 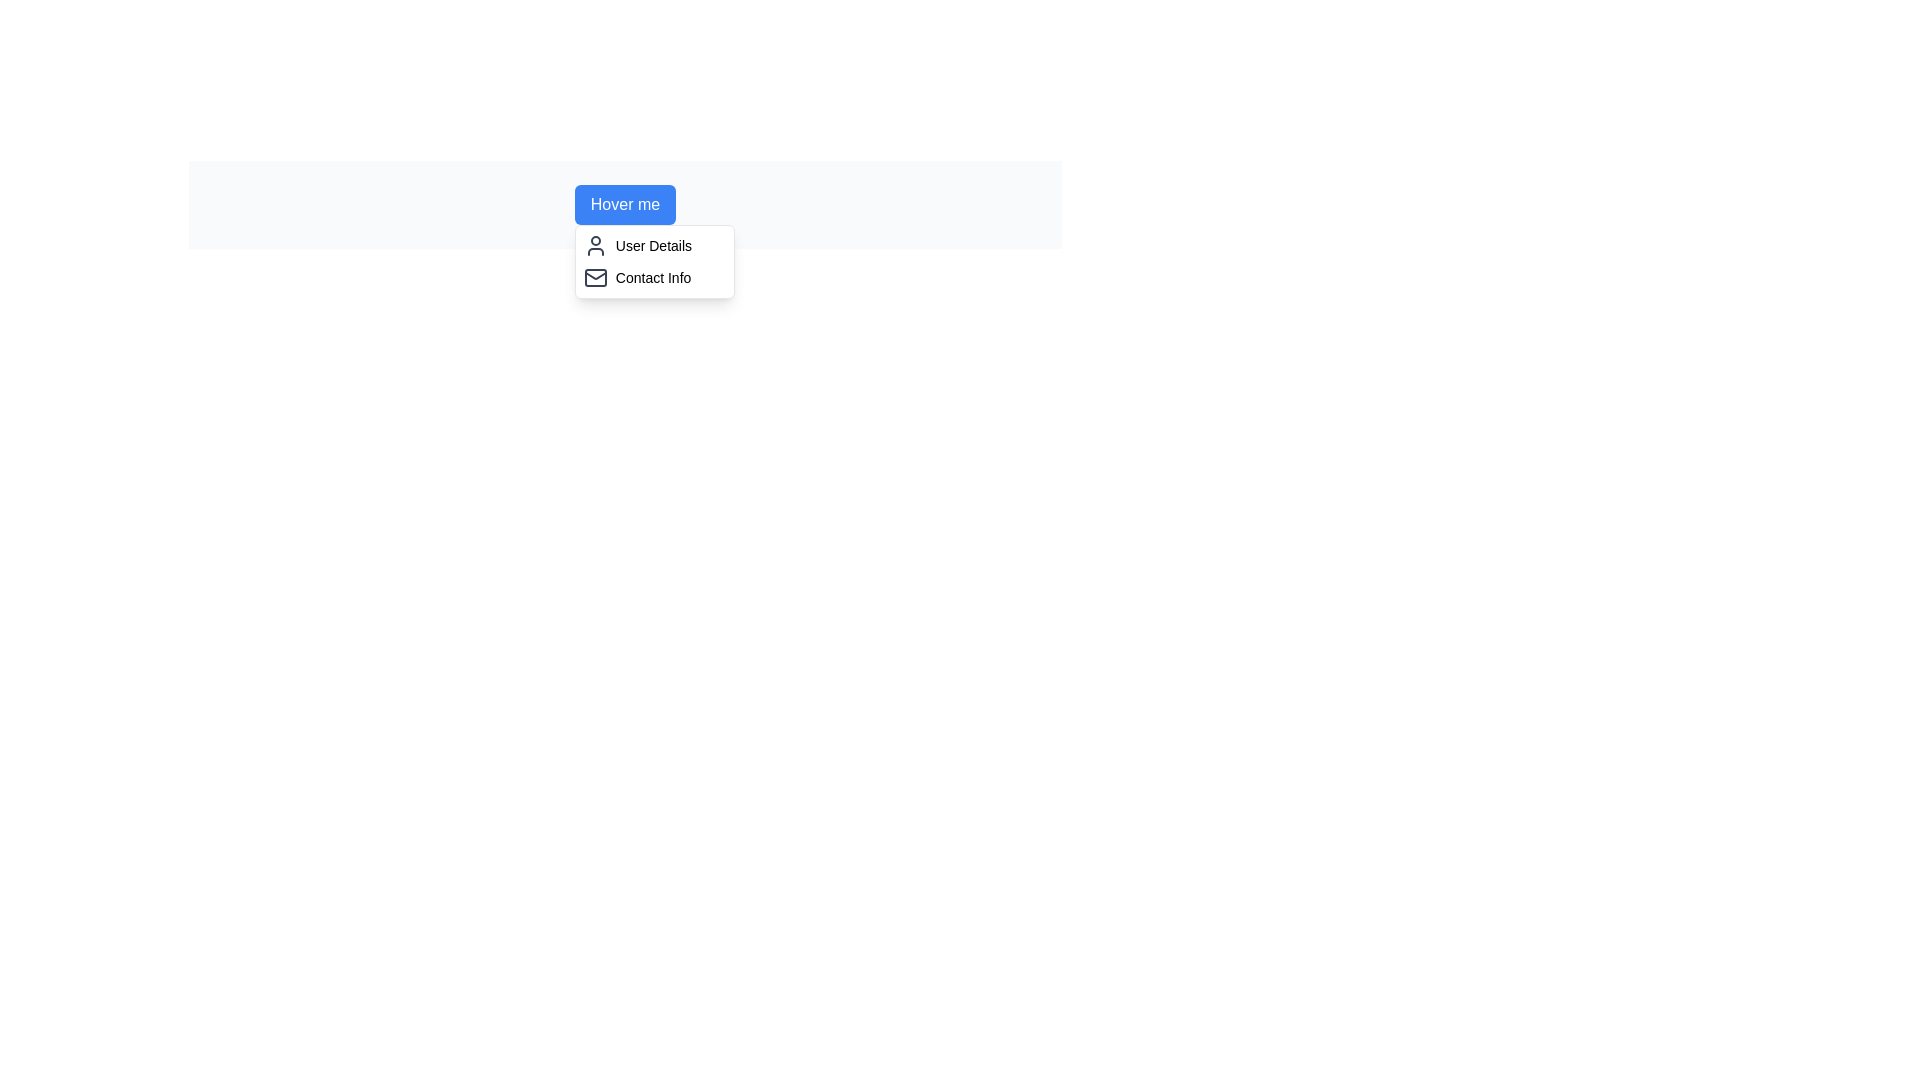 What do you see at coordinates (654, 277) in the screenshot?
I see `the text label with a mail icon in the dropdown menu that appears below the 'Hover me' button` at bounding box center [654, 277].